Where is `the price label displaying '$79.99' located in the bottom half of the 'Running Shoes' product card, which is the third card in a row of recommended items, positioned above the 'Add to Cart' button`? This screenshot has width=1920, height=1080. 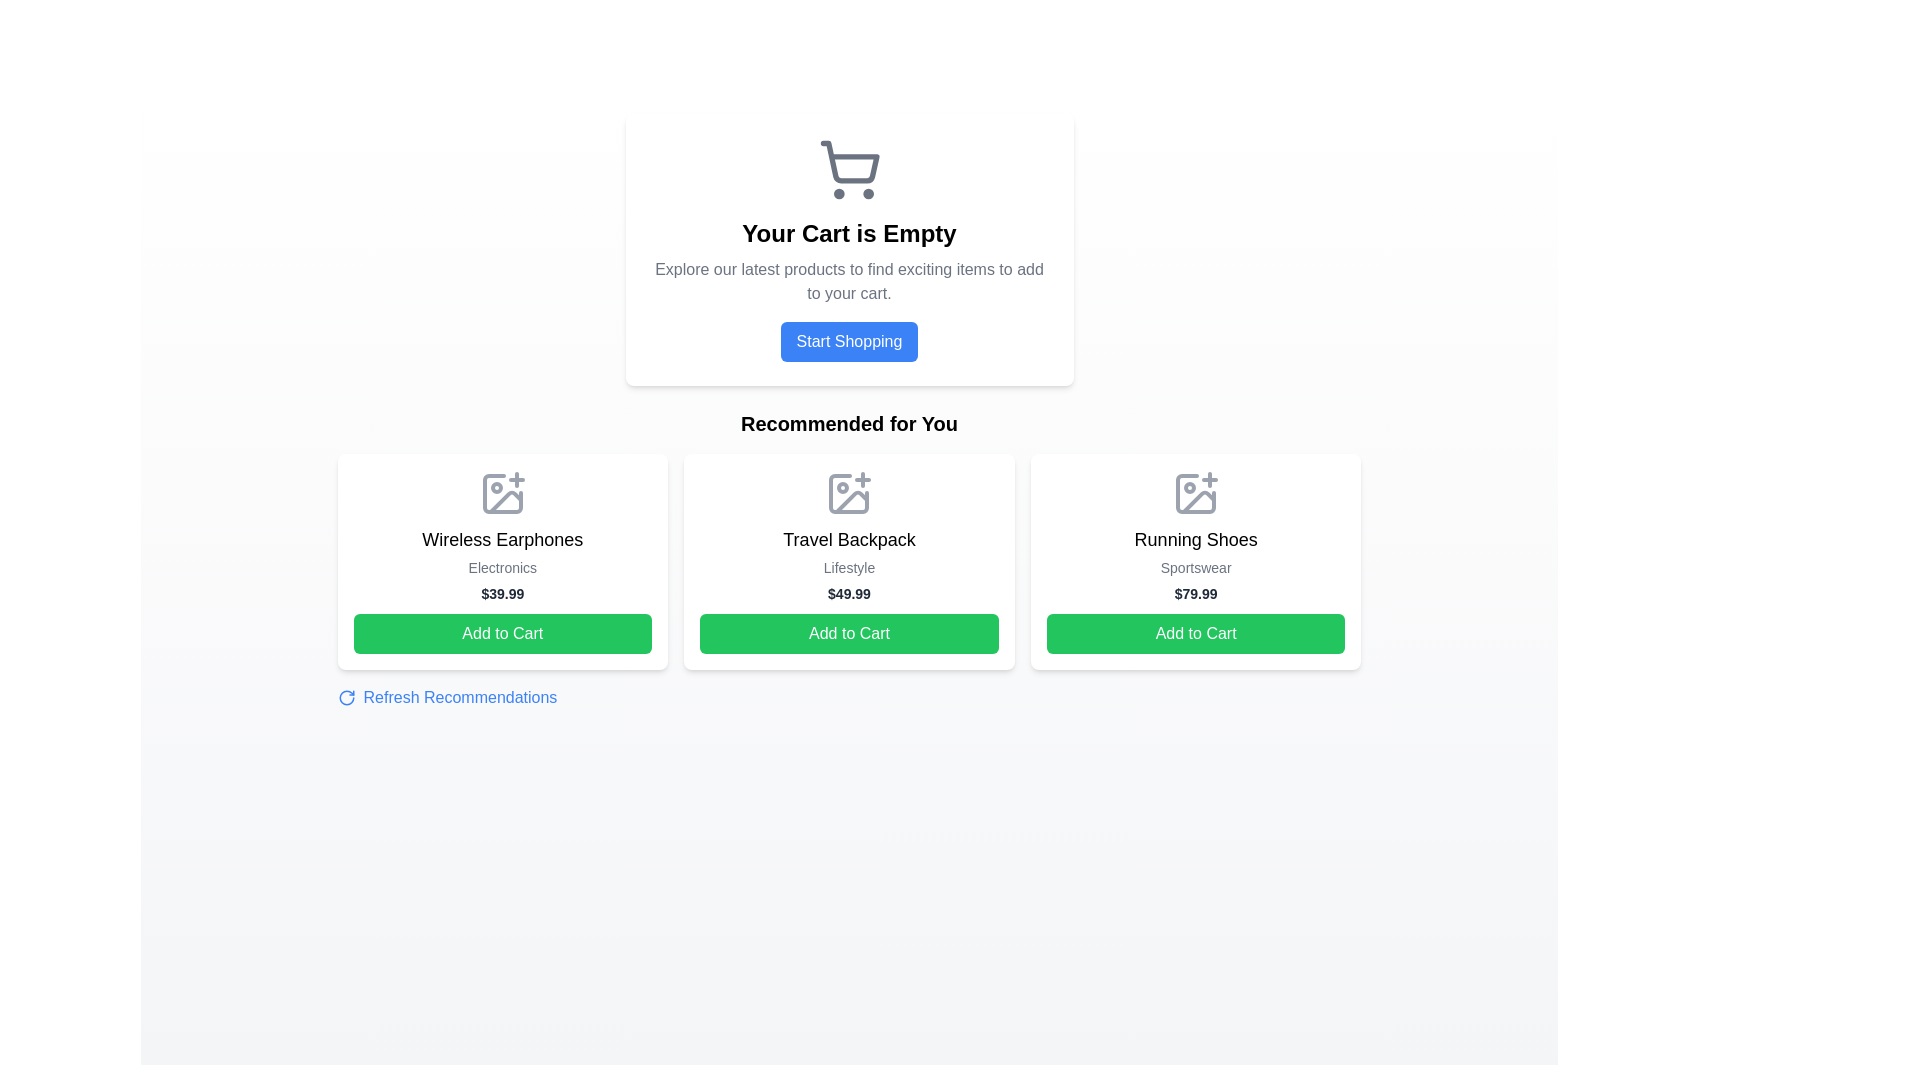
the price label displaying '$79.99' located in the bottom half of the 'Running Shoes' product card, which is the third card in a row of recommended items, positioned above the 'Add to Cart' button is located at coordinates (1196, 593).